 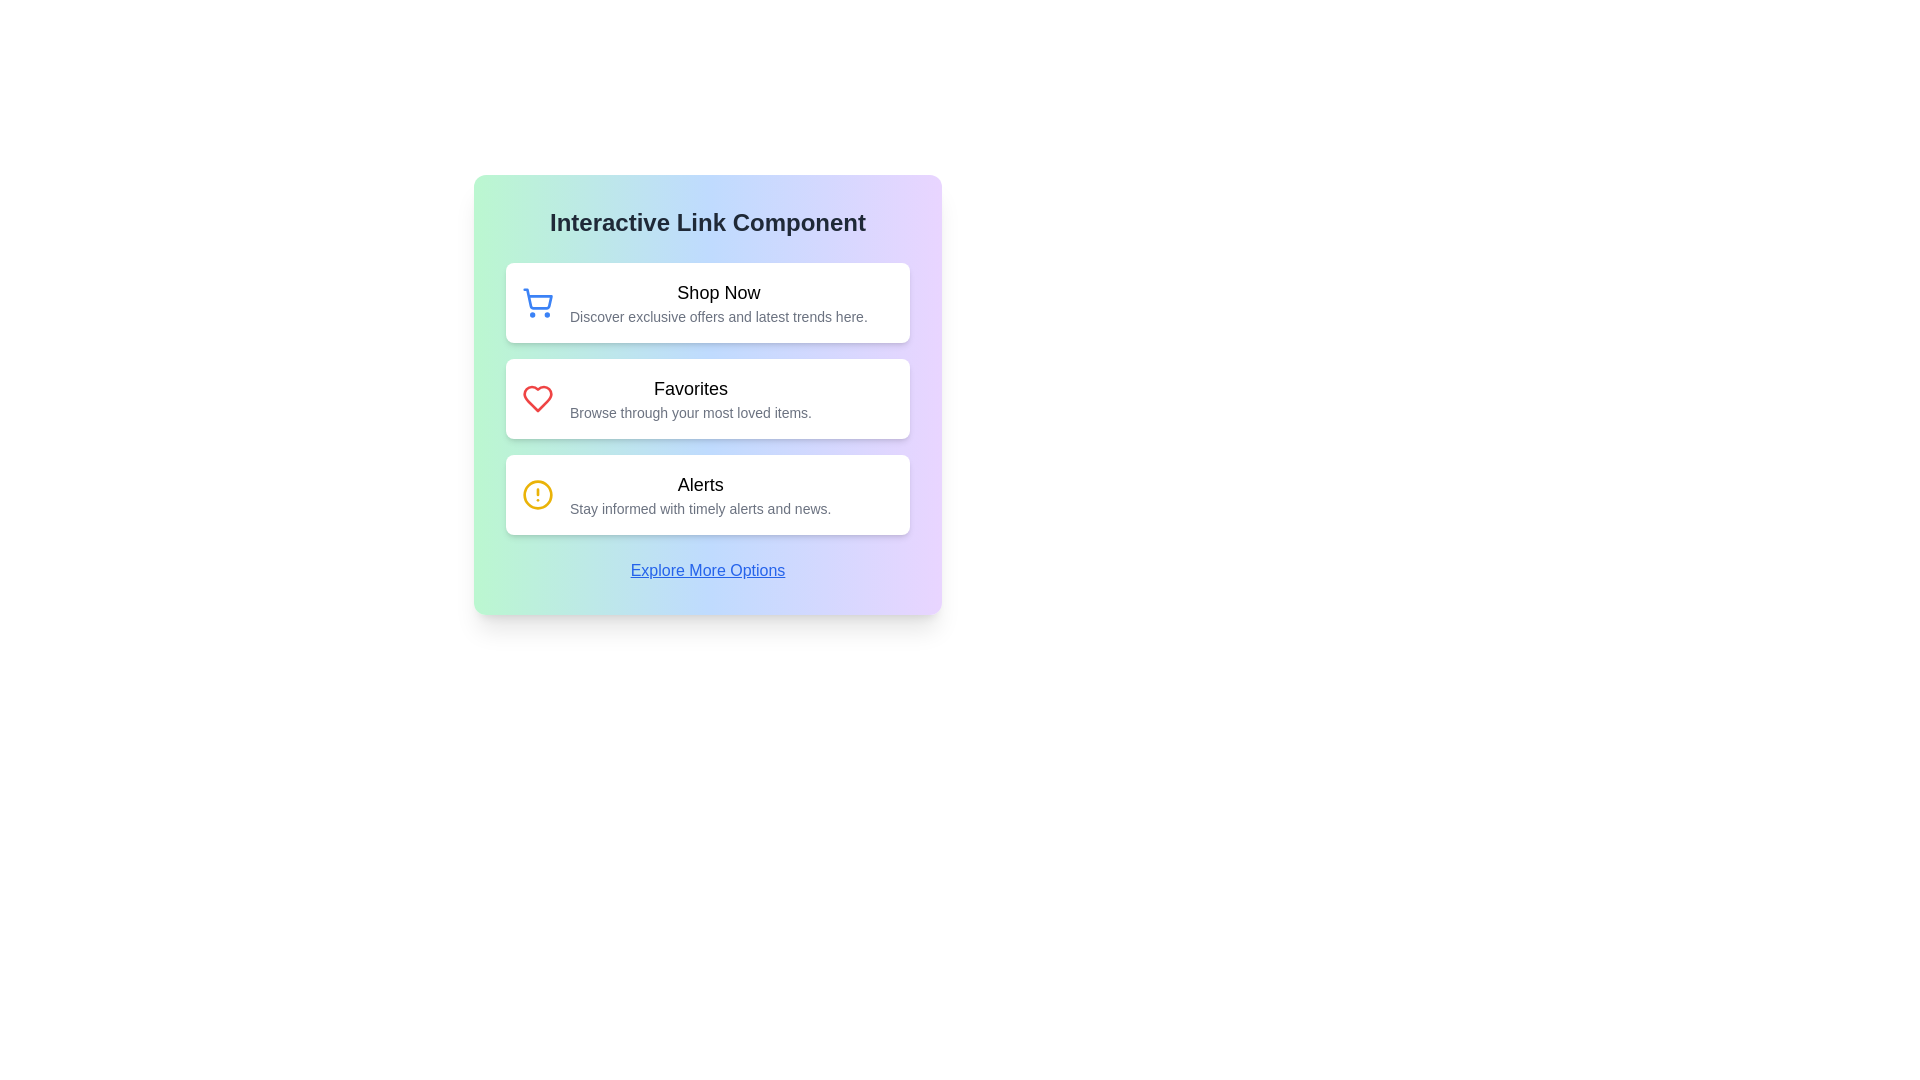 What do you see at coordinates (700, 494) in the screenshot?
I see `the text element containing the heading 'Alerts' and the subheading 'Stay informed with timely alerts and news.' which is positioned centrally within the third interactive card that features a yellow circle icon with an exclamation point` at bounding box center [700, 494].